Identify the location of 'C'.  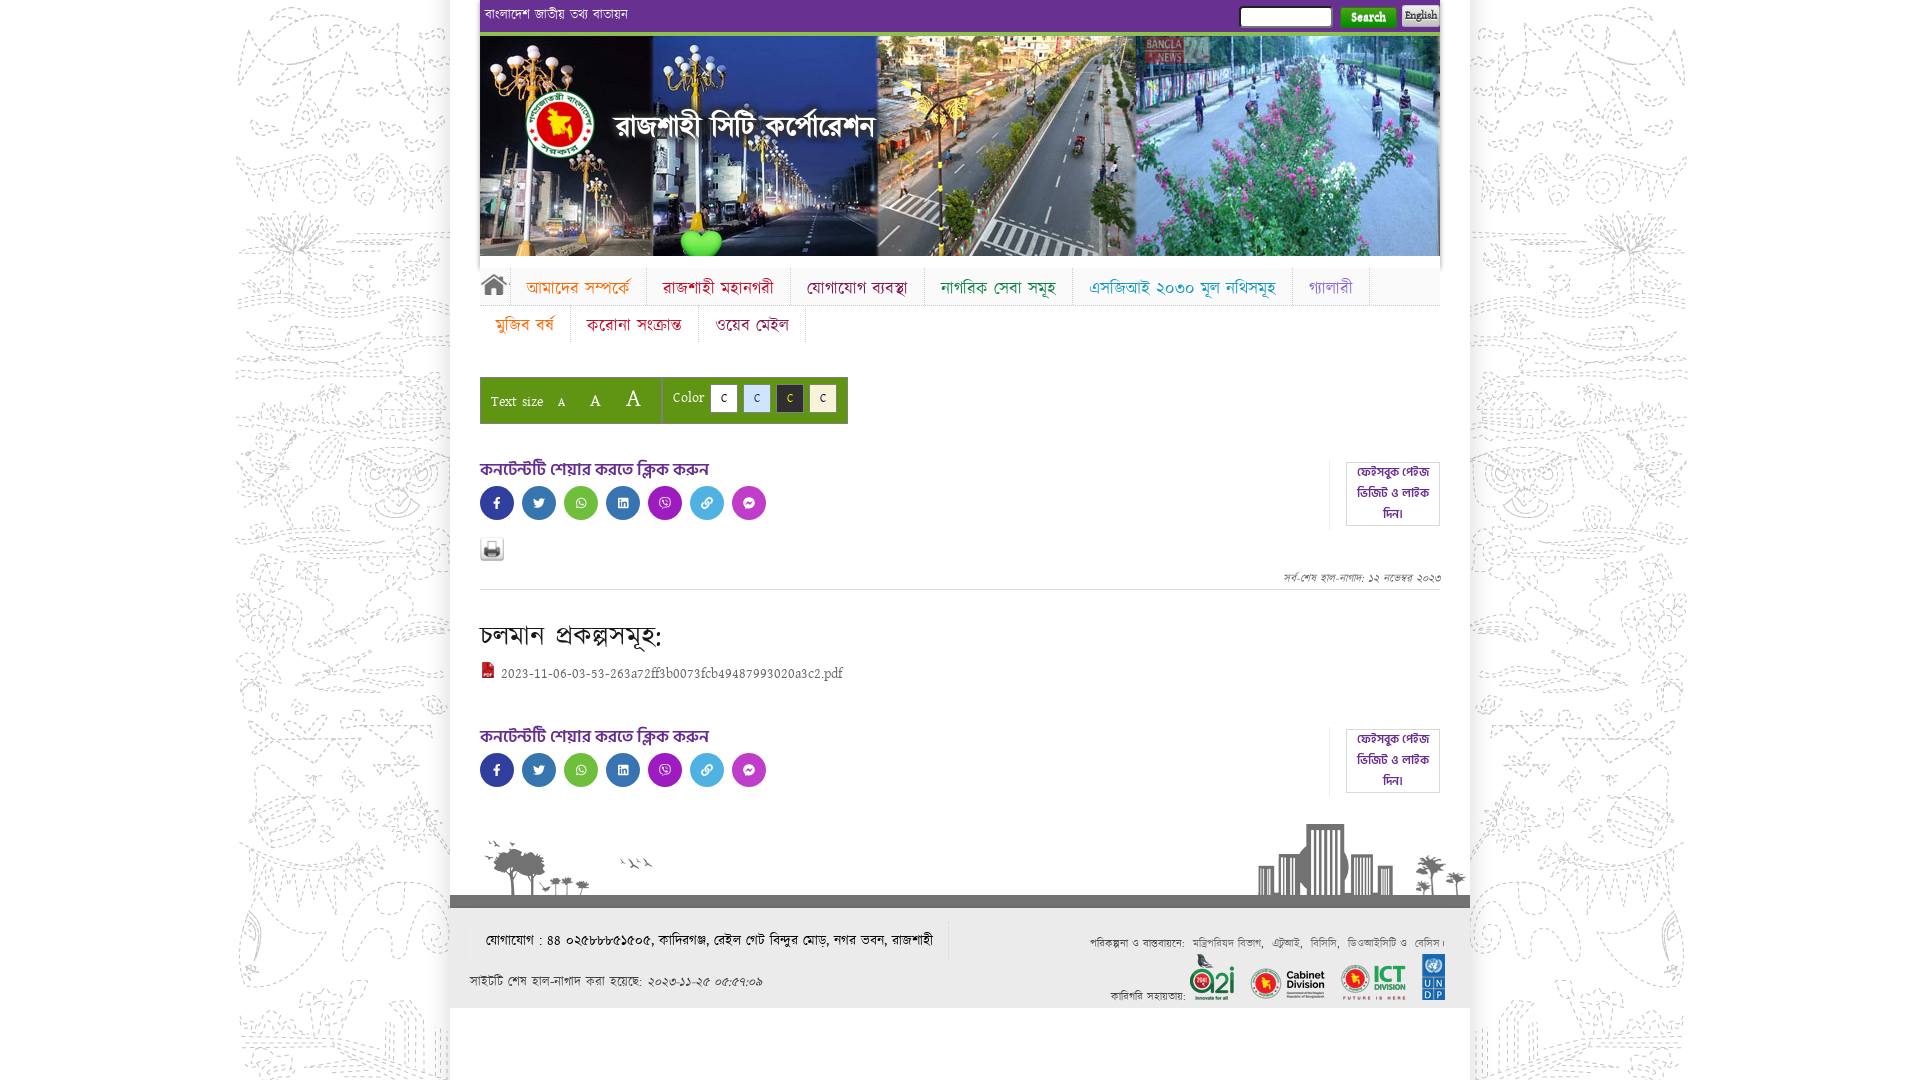
(742, 398).